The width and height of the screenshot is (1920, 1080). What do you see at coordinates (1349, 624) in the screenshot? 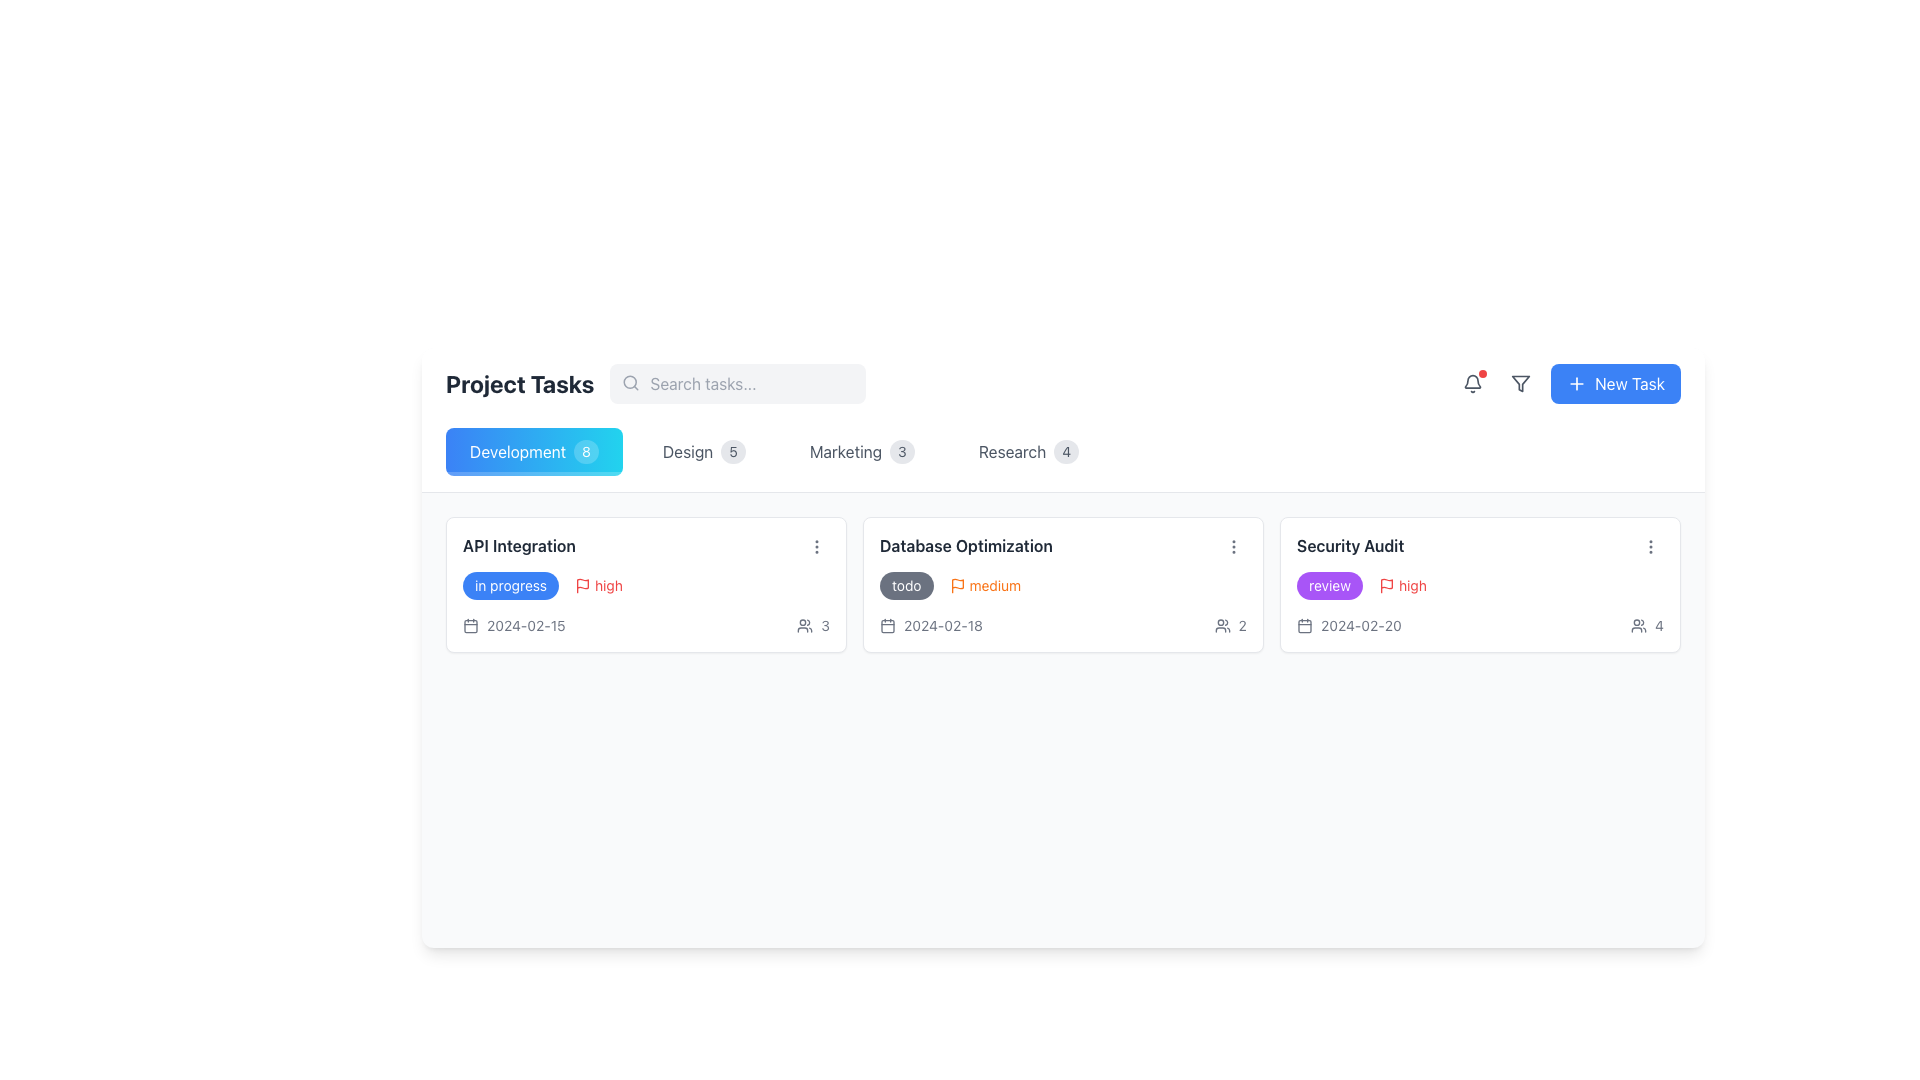
I see `displayed due date '2024-02-20' from the Date display element located within the 'Security Audit' card, which is positioned below the task labels and next to the attendee count` at bounding box center [1349, 624].